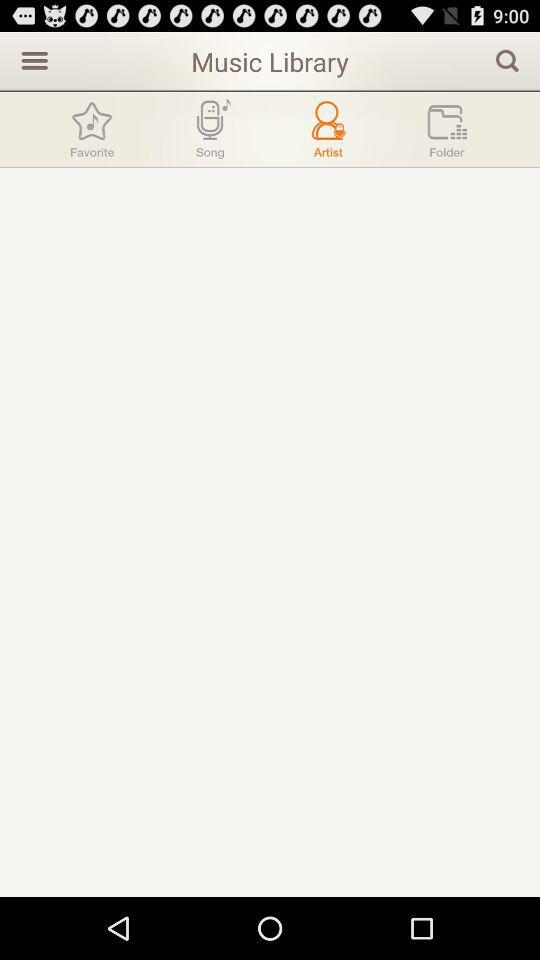  Describe the element at coordinates (328, 128) in the screenshot. I see `item below the music library item` at that location.